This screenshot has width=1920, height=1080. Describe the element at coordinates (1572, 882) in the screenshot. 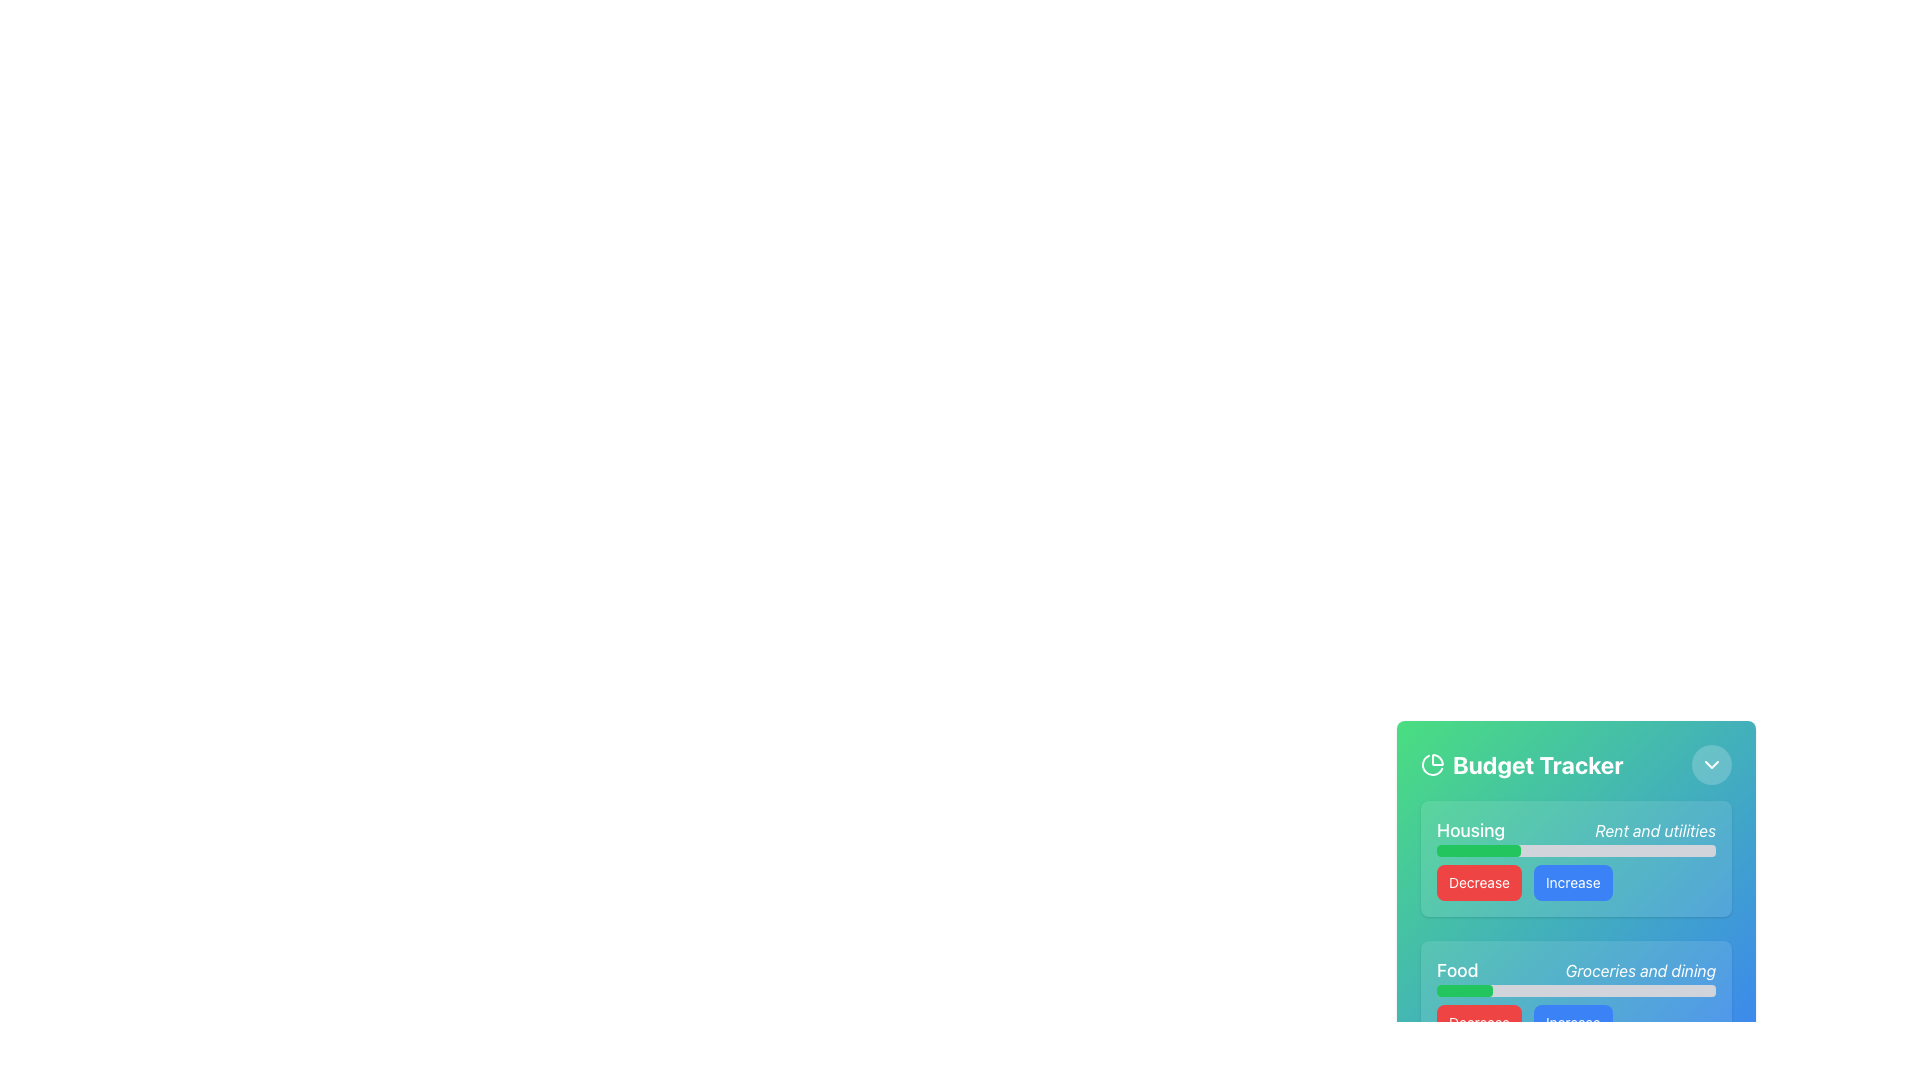

I see `the 'Increase' button located within the green section labeled 'Housing' in the 'Budget Tracker' interface` at that location.